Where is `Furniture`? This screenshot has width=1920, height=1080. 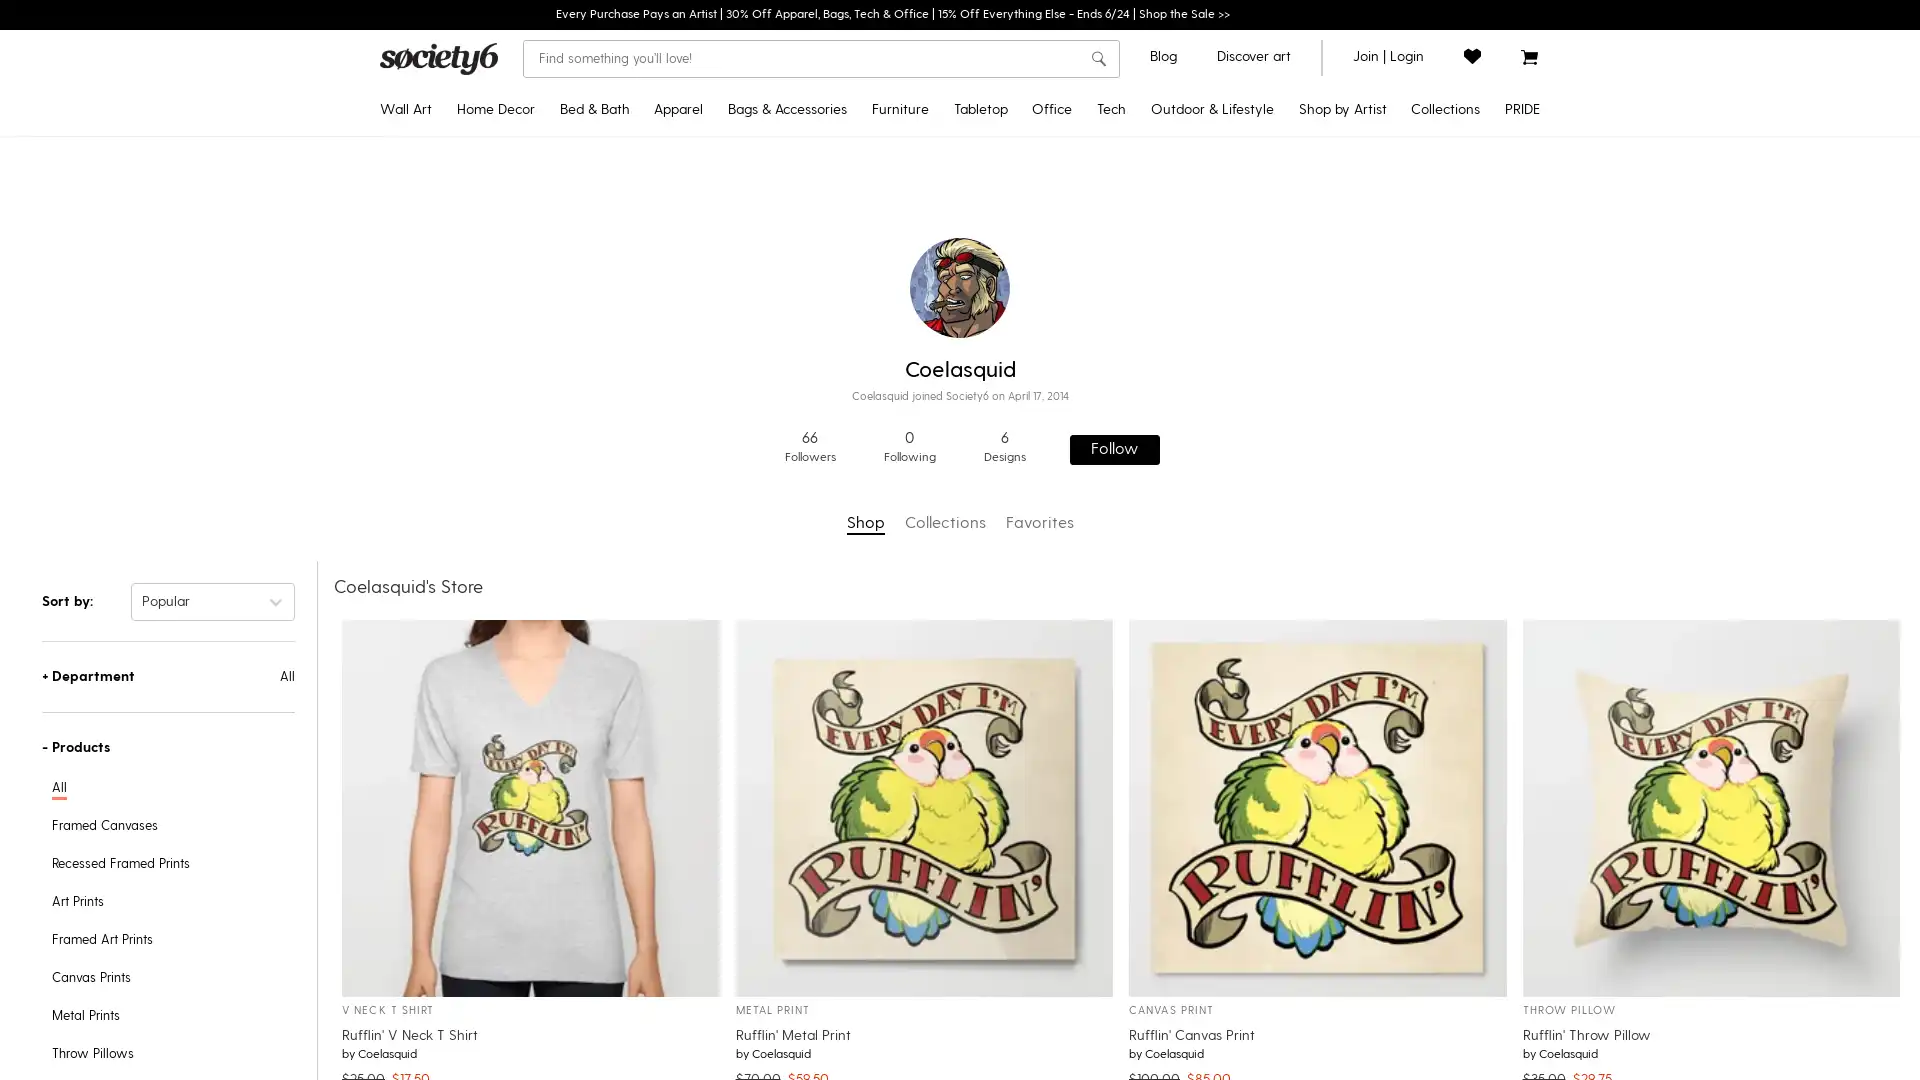
Furniture is located at coordinates (898, 110).